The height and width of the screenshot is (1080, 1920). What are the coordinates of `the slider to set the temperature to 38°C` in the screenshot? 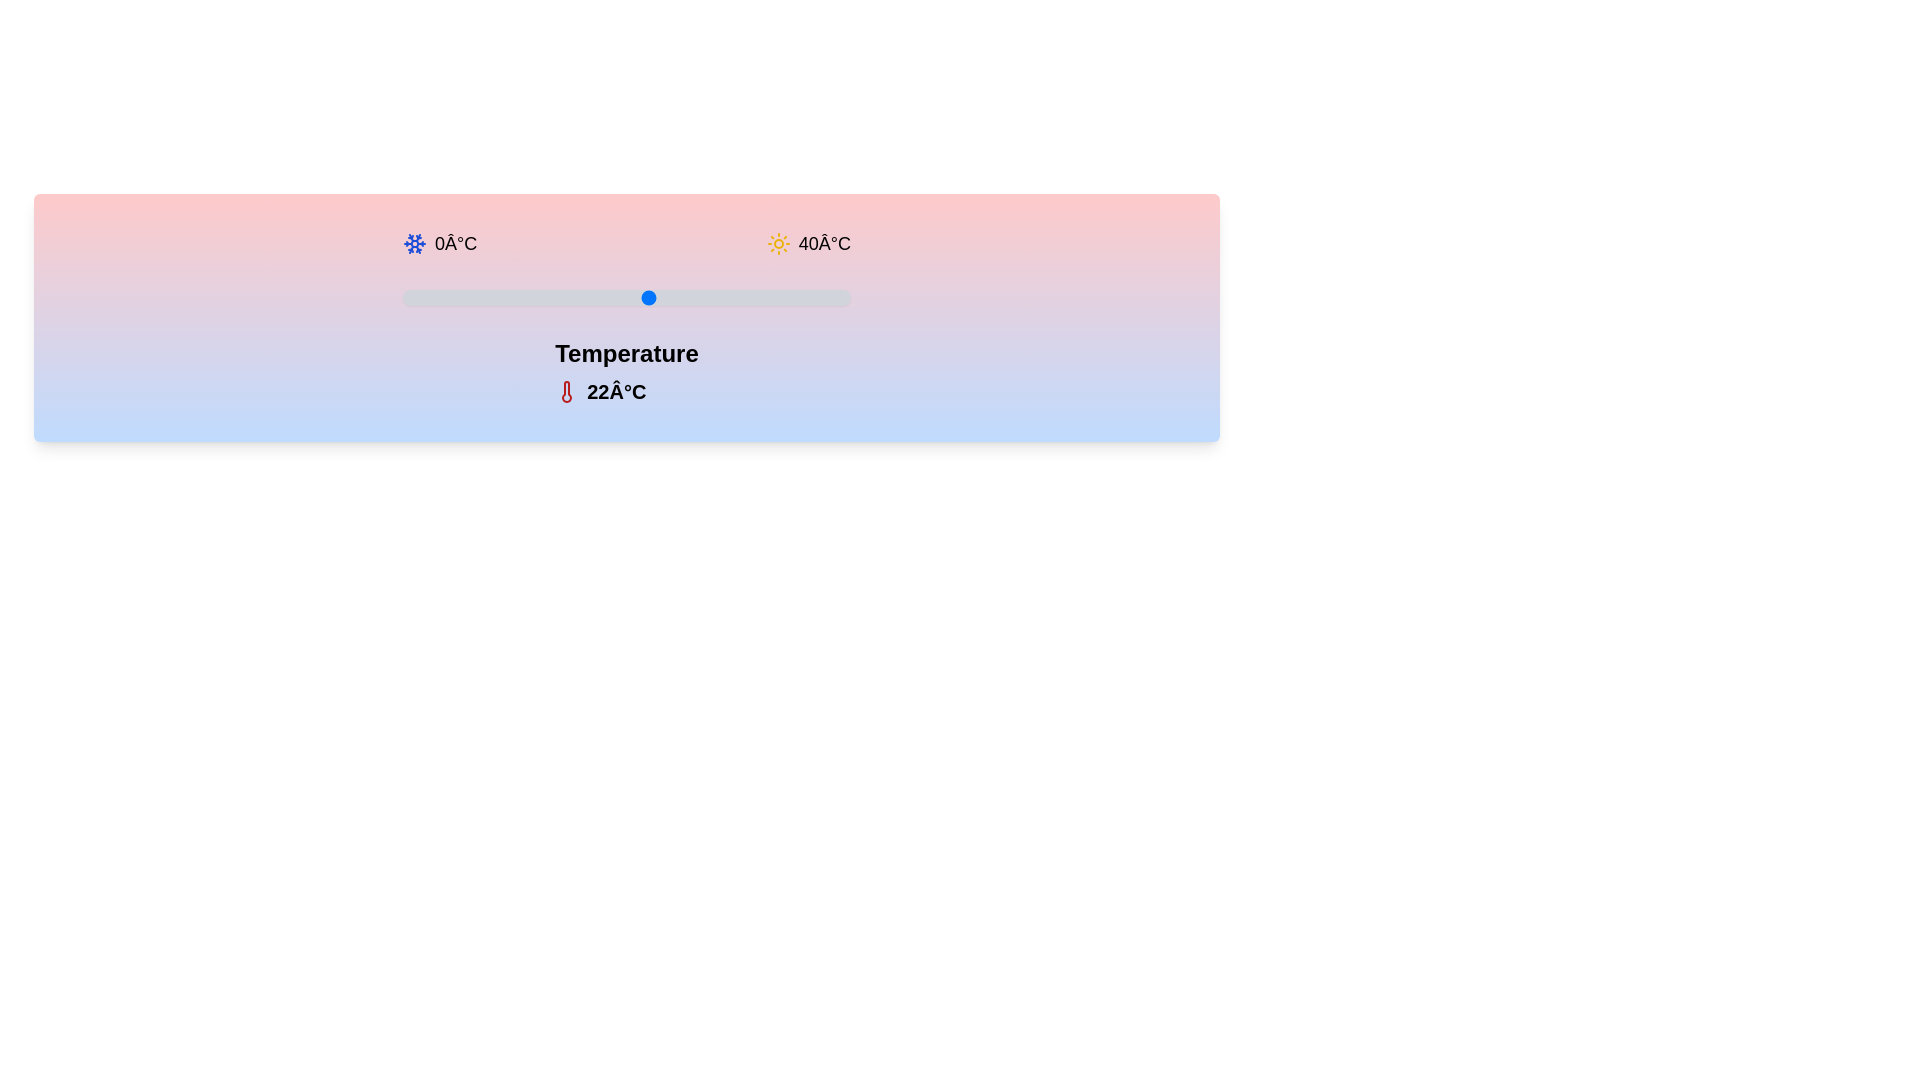 It's located at (828, 297).